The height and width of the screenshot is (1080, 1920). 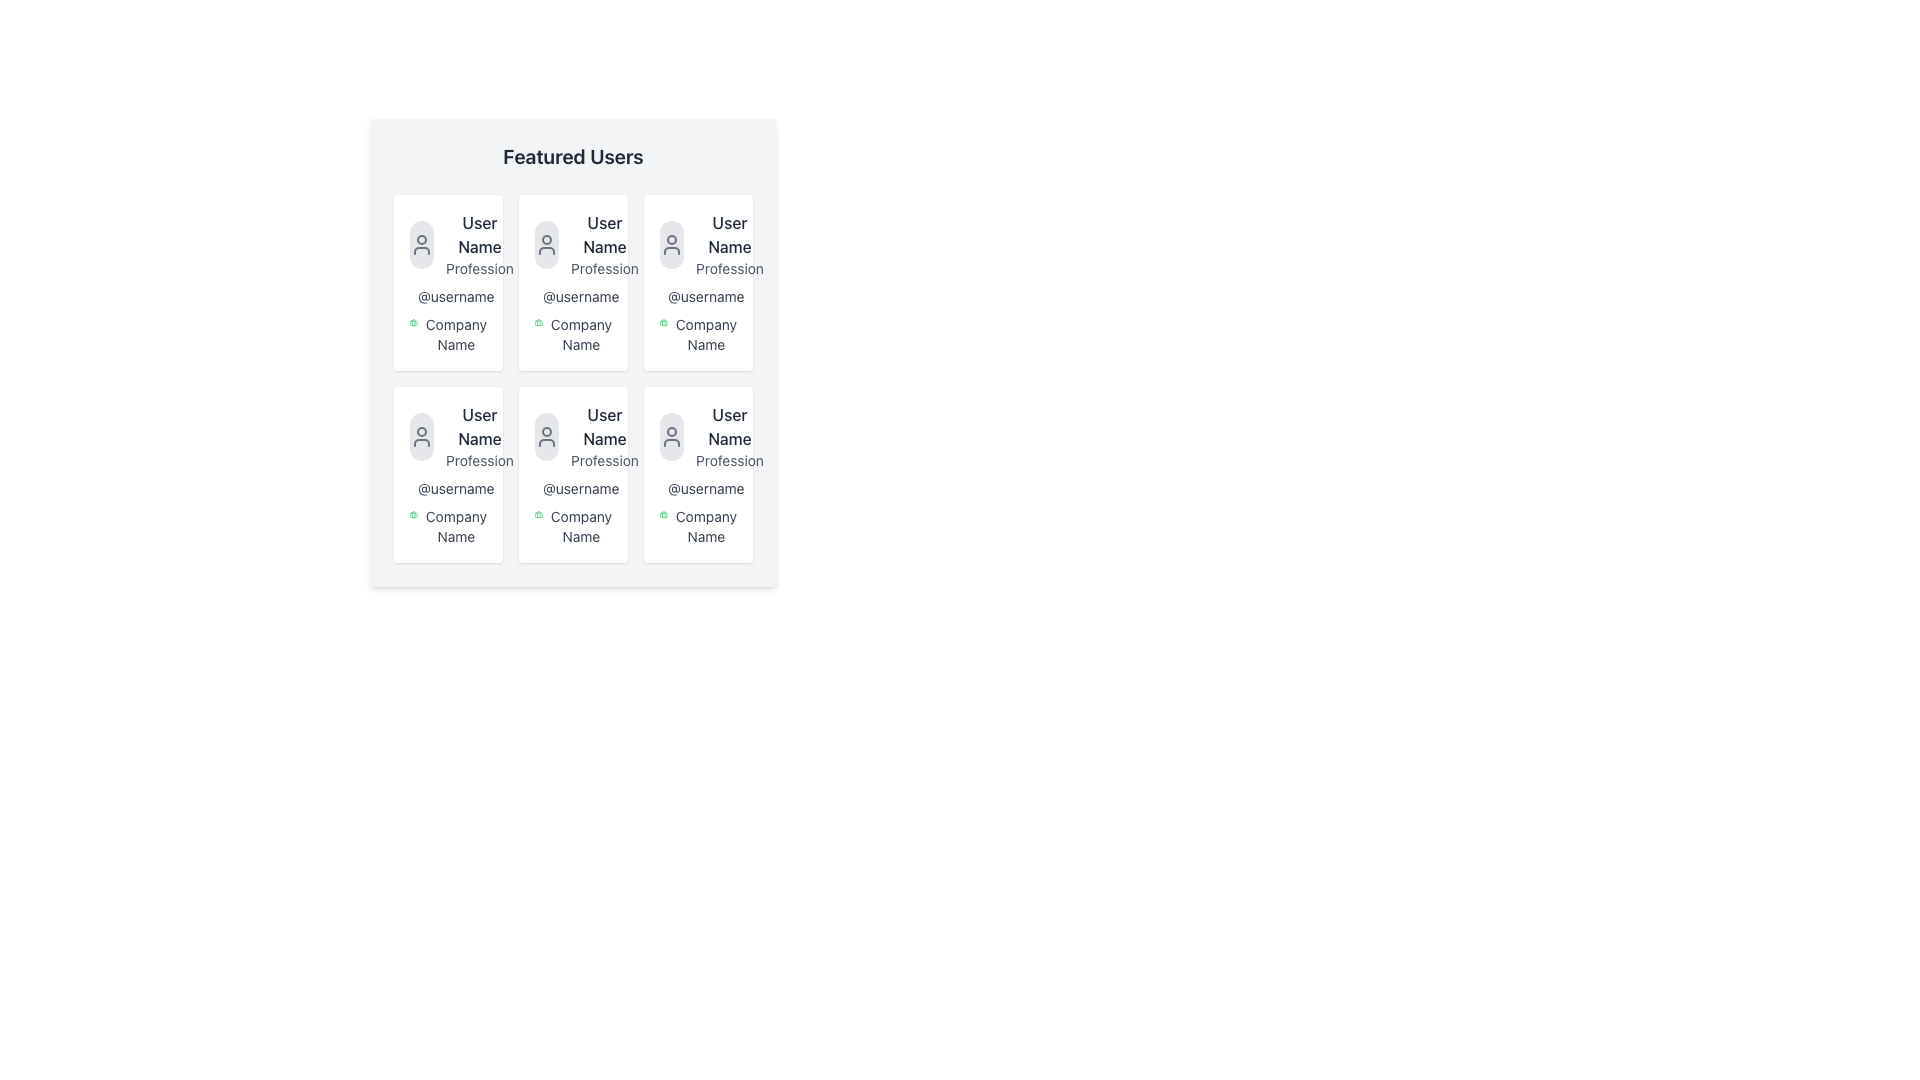 I want to click on the text element displaying 'User Name' and 'Profession' in a card containing user information, located in the middle of the second row in a grid layout, so click(x=603, y=435).